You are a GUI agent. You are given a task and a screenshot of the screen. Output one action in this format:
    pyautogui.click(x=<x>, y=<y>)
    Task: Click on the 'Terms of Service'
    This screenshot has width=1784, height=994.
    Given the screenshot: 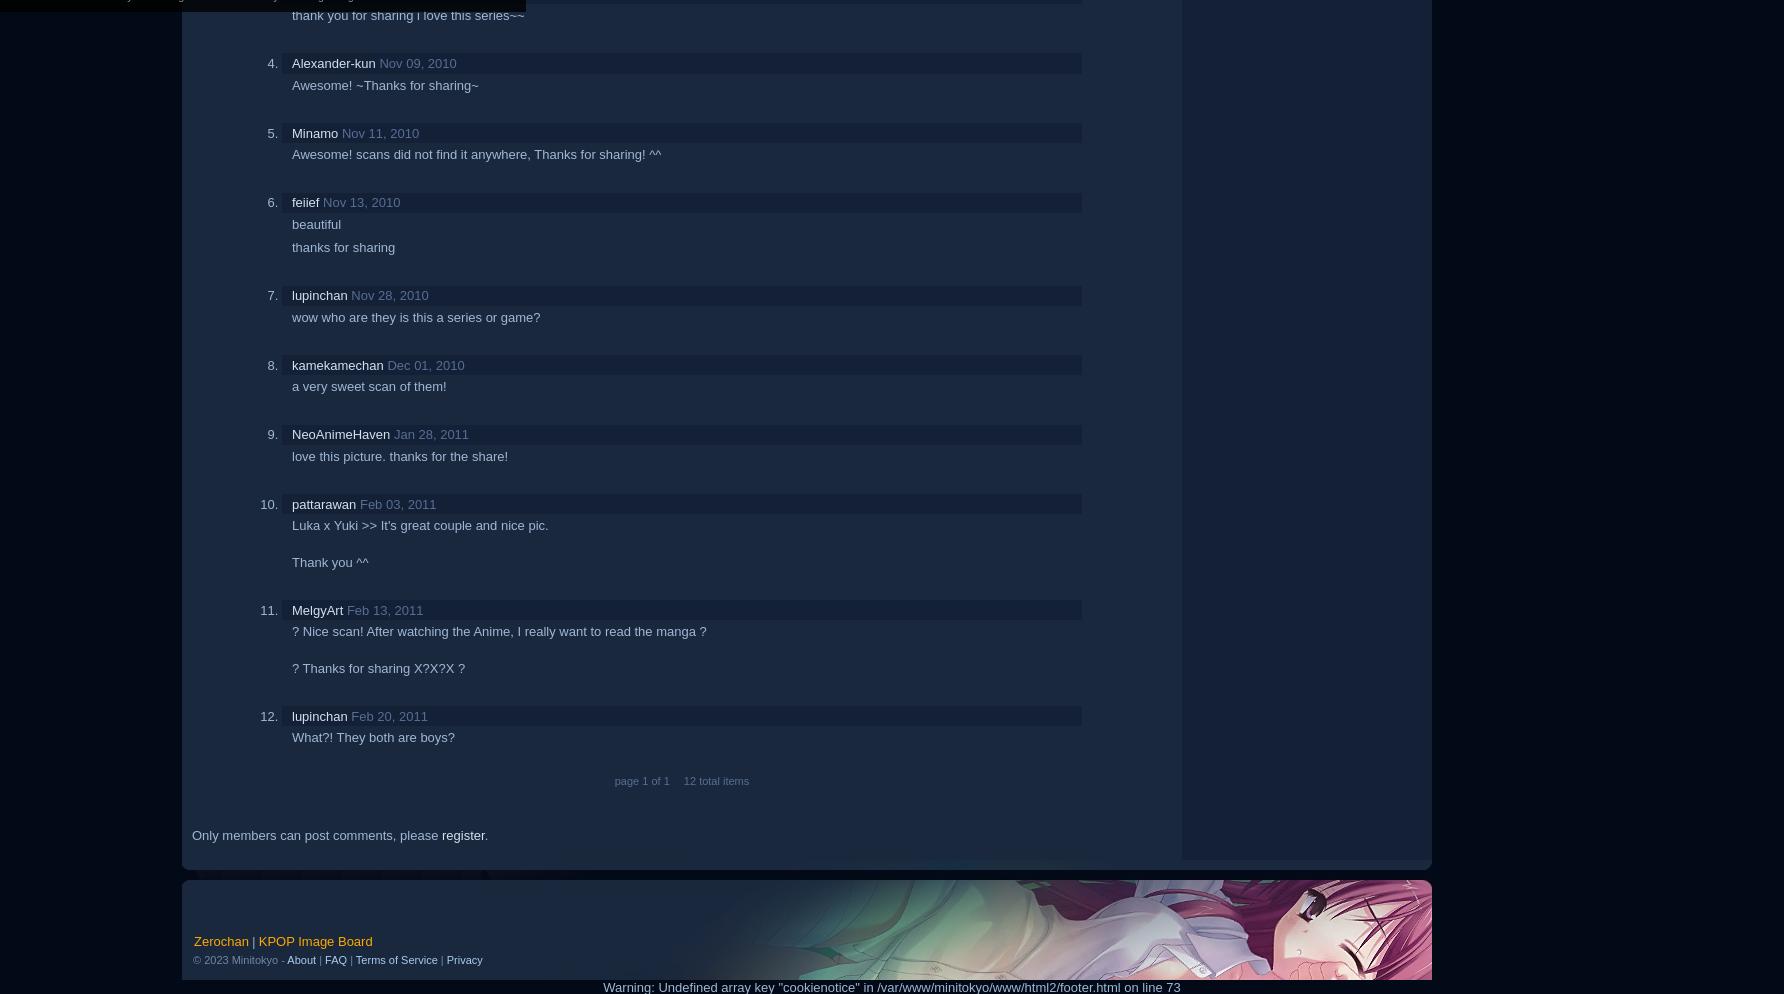 What is the action you would take?
    pyautogui.click(x=395, y=959)
    